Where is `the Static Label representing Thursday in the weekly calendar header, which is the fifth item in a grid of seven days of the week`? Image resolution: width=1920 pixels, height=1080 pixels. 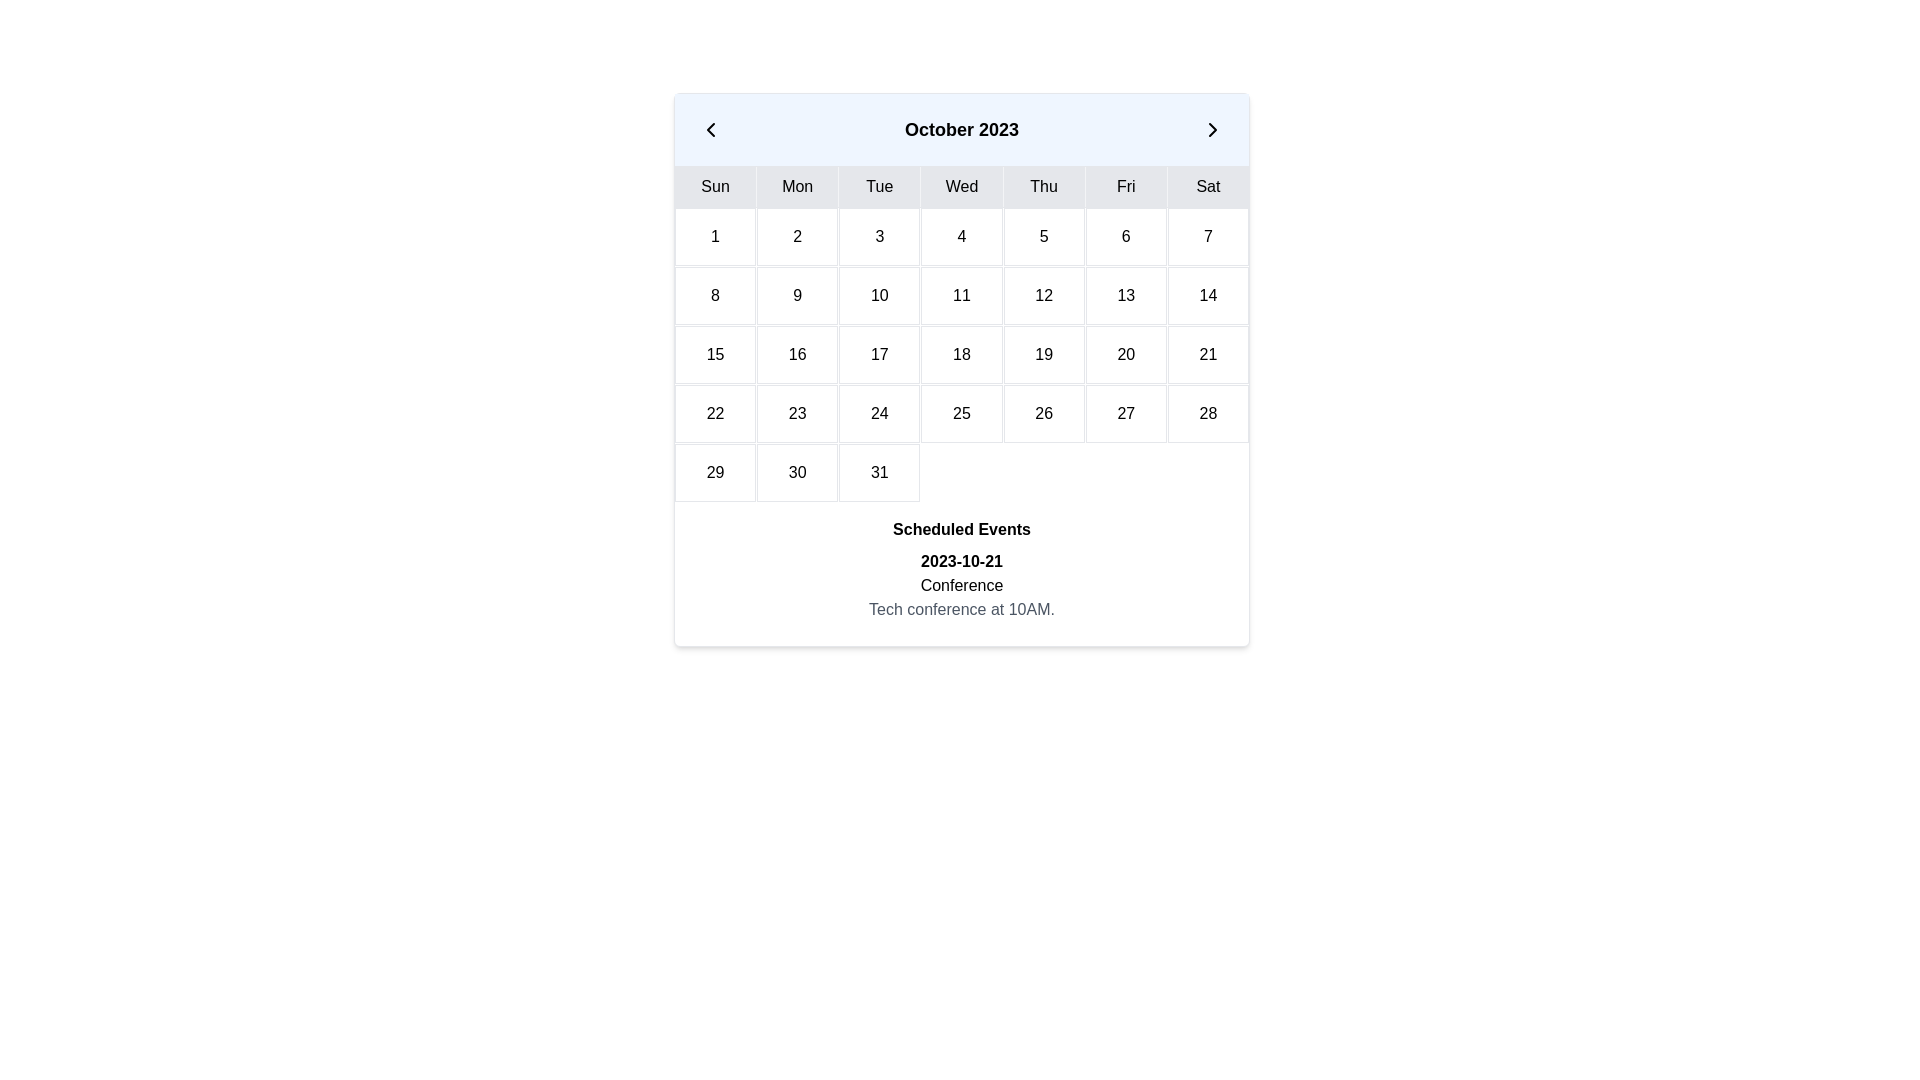
the Static Label representing Thursday in the weekly calendar header, which is the fifth item in a grid of seven days of the week is located at coordinates (1043, 186).